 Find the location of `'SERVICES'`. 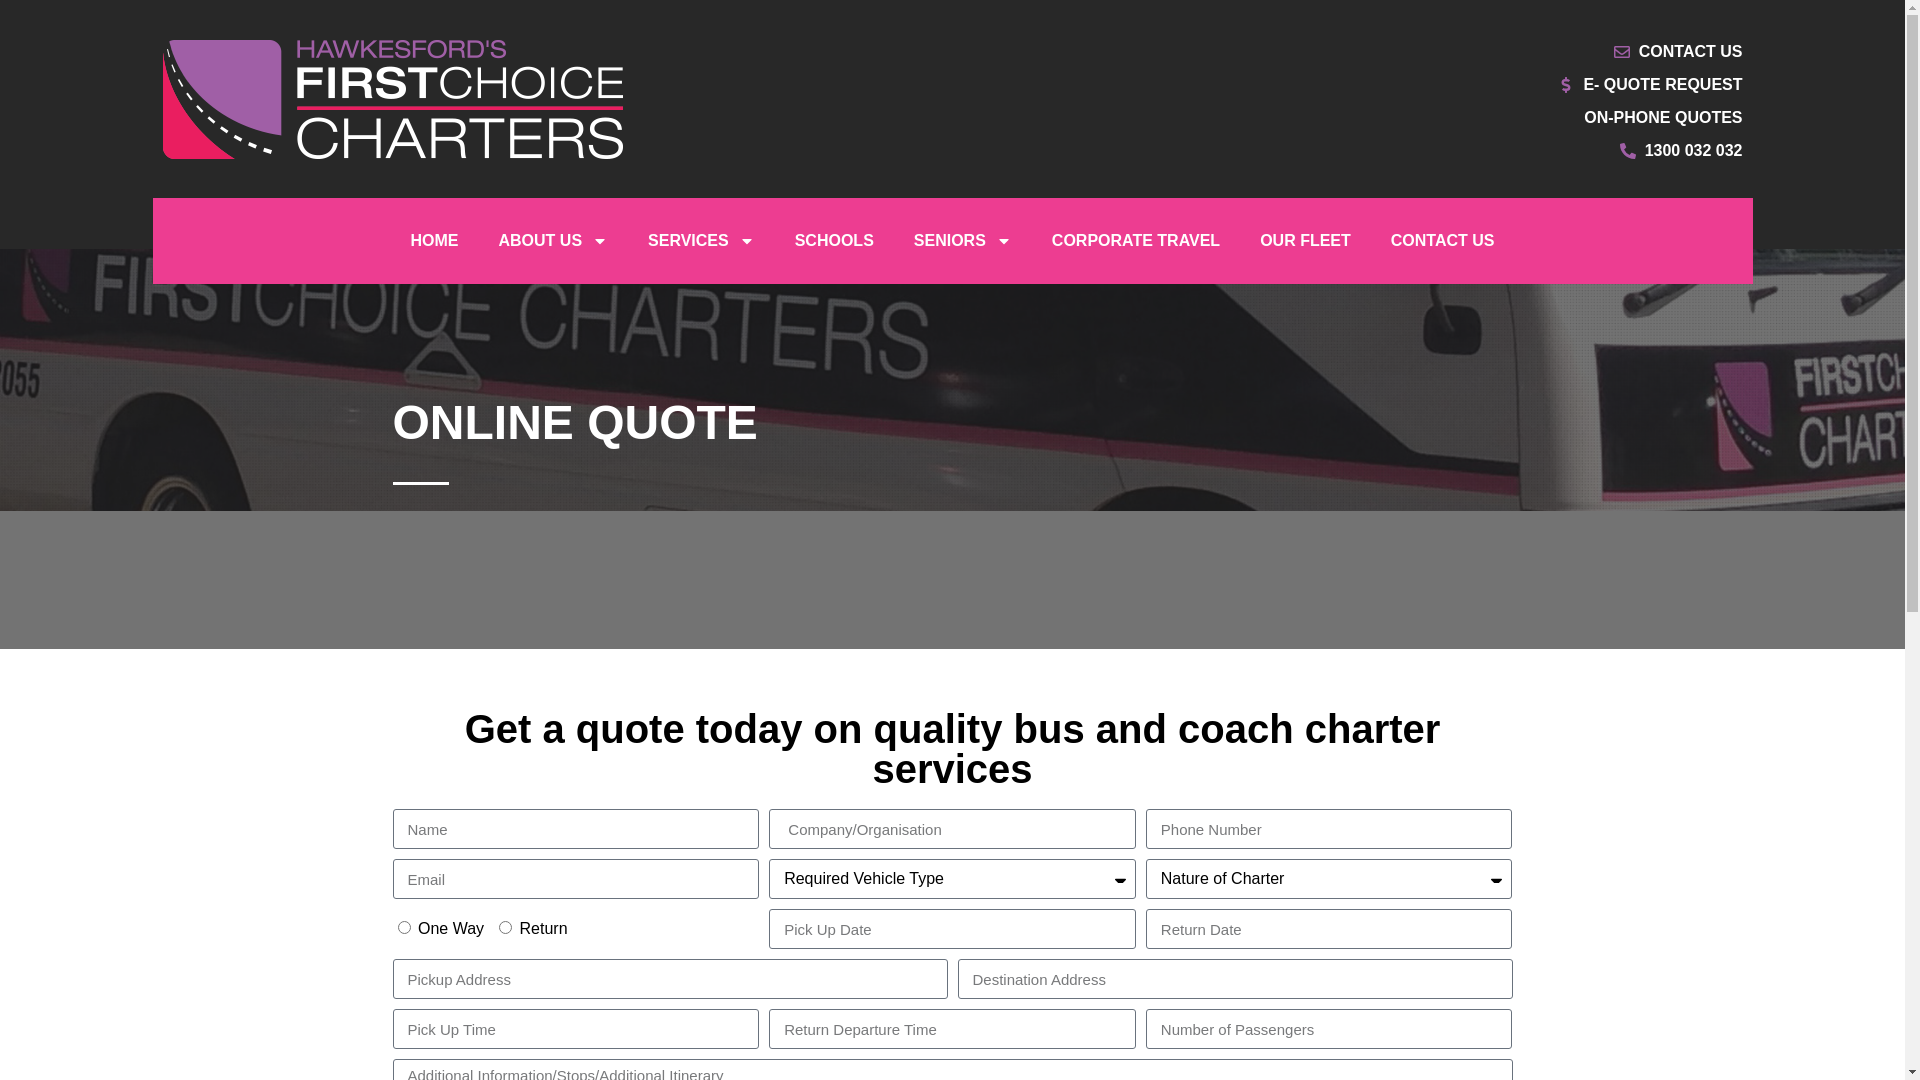

'SERVICES' is located at coordinates (627, 239).